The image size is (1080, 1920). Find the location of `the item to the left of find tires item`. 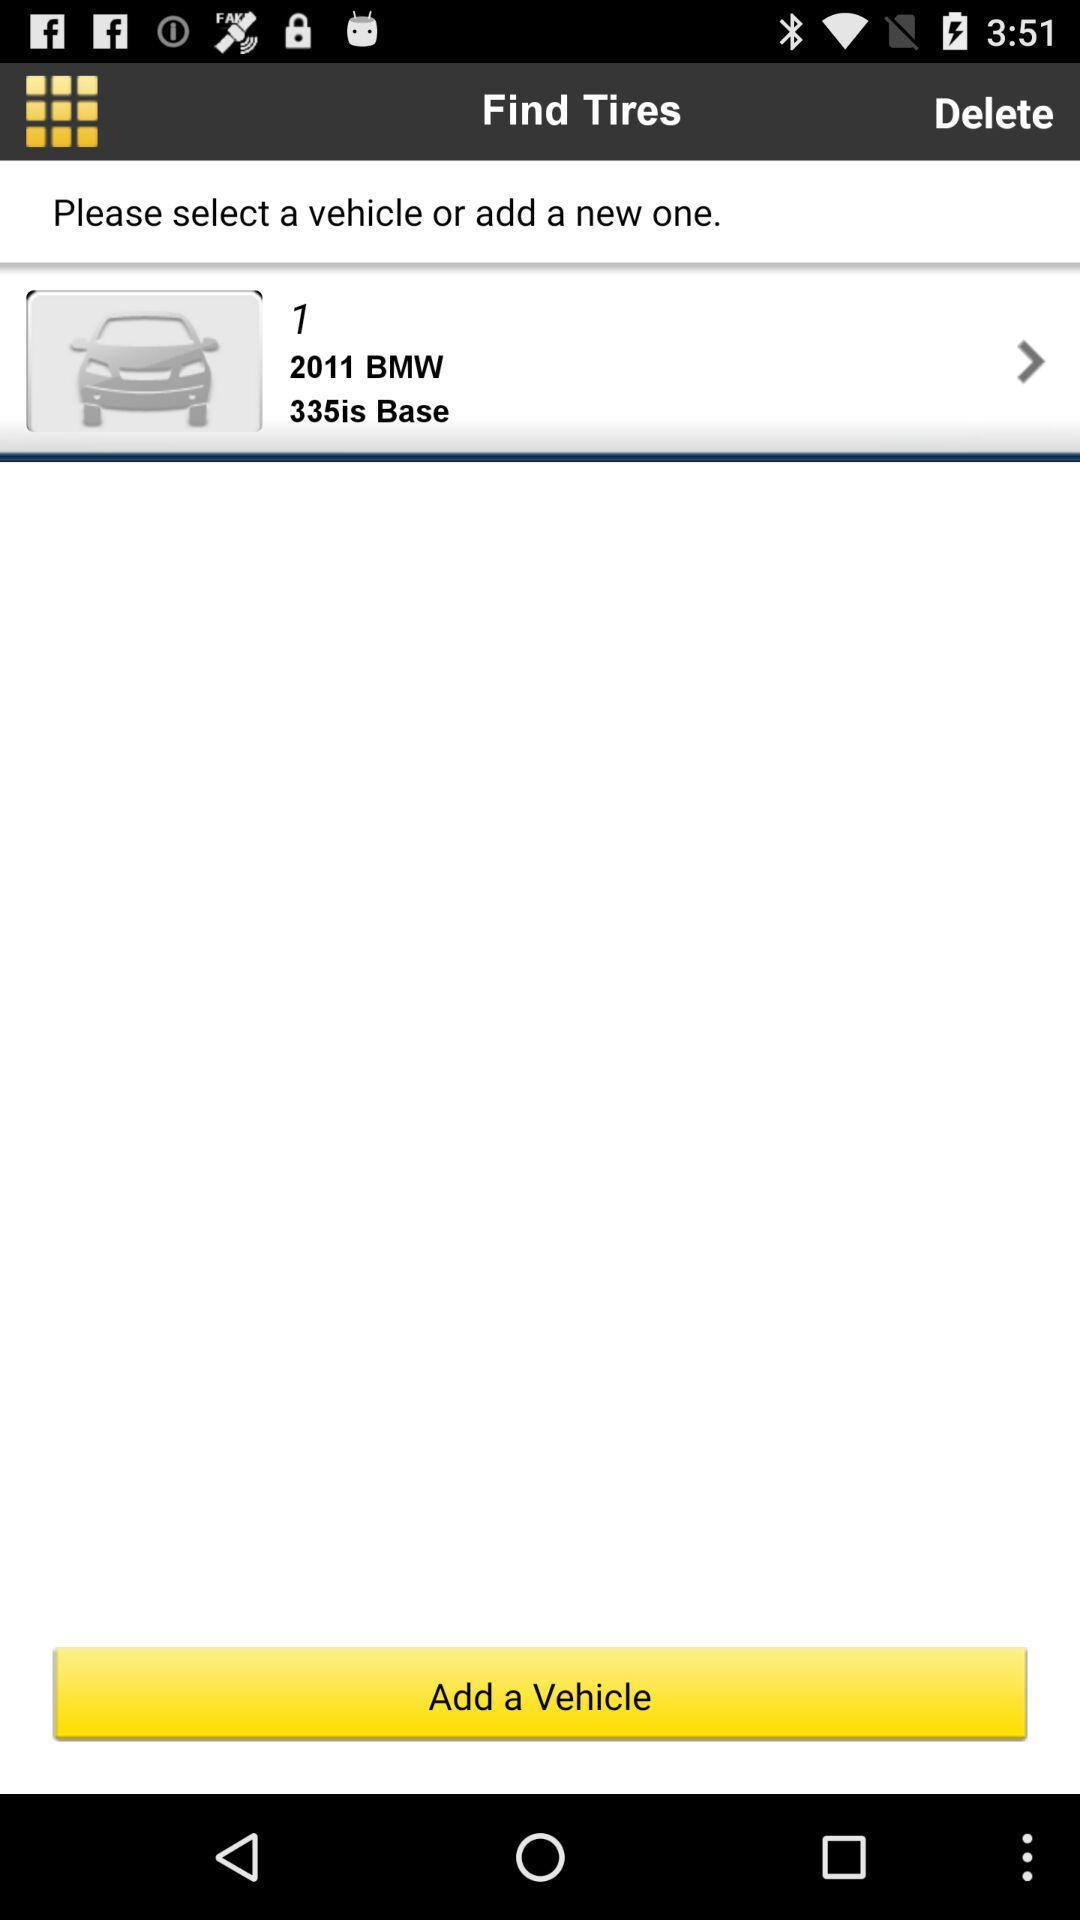

the item to the left of find tires item is located at coordinates (60, 110).